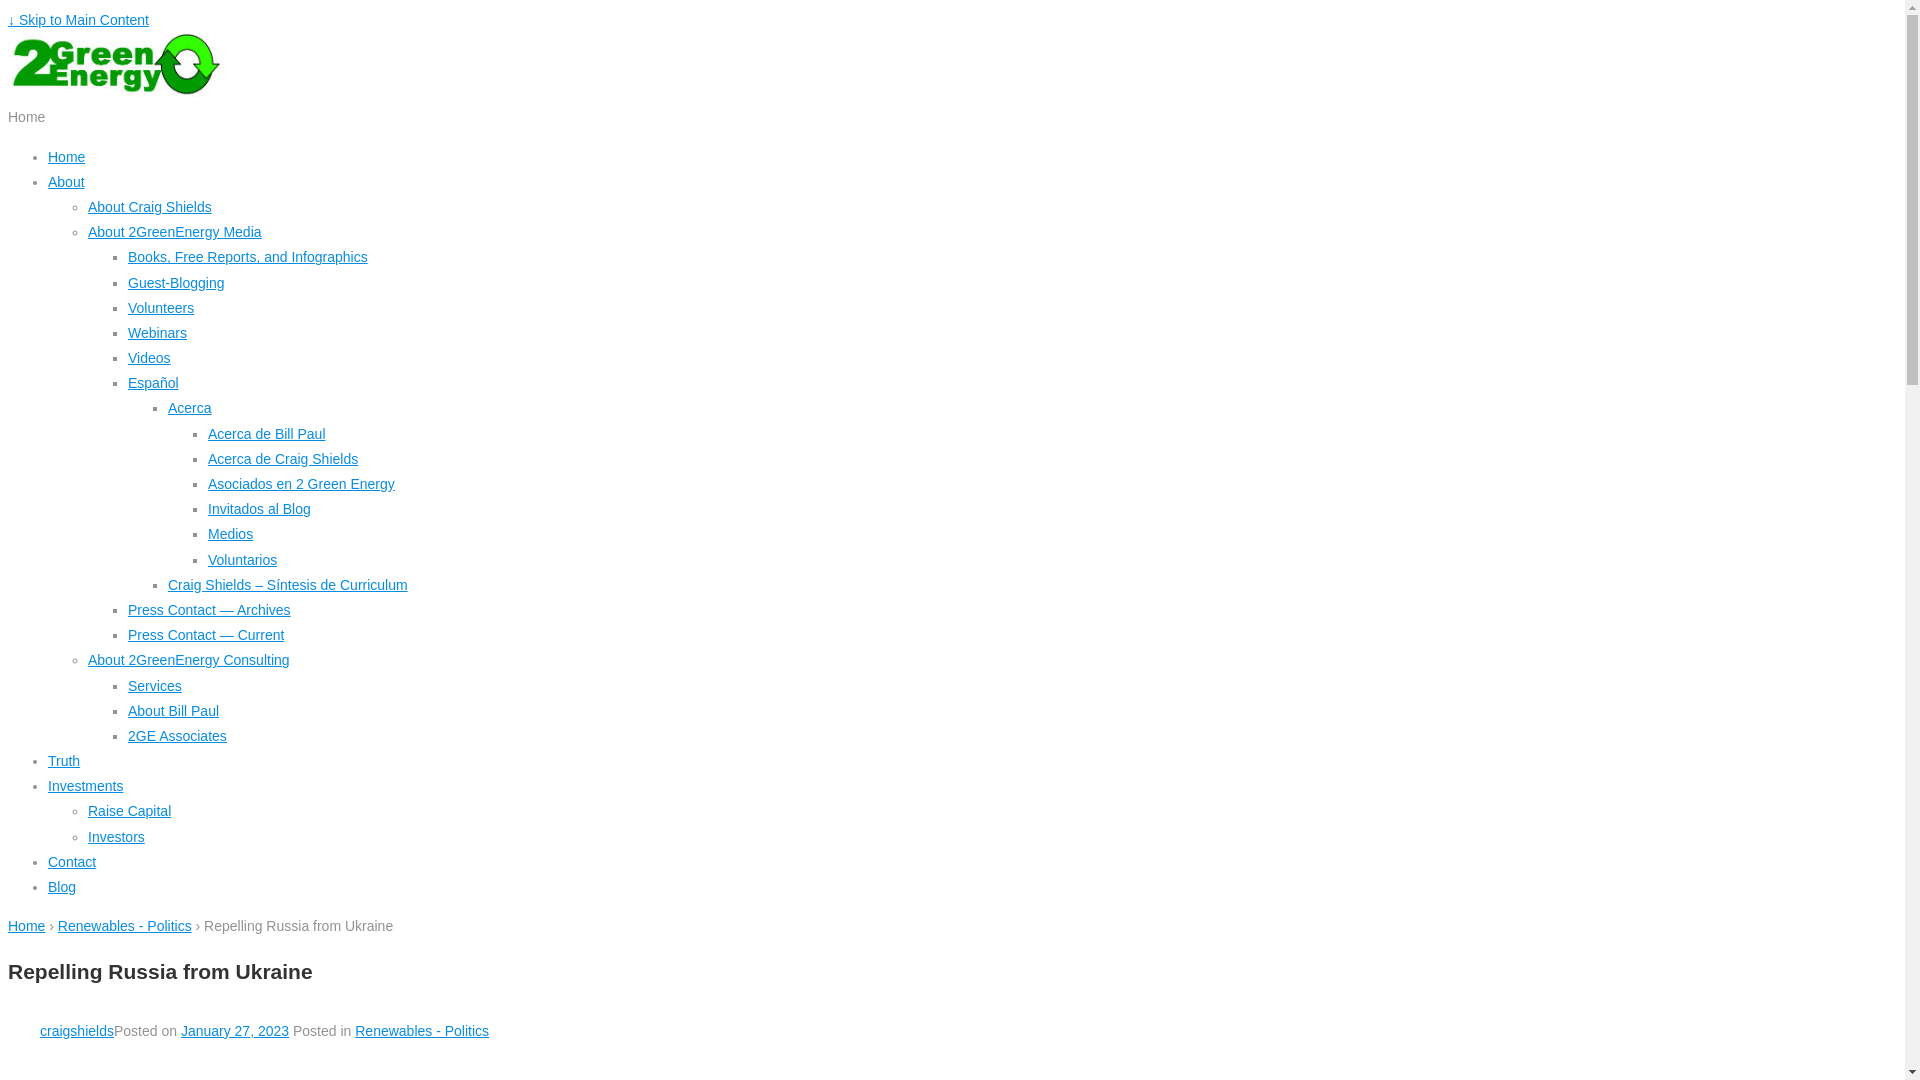  What do you see at coordinates (148, 357) in the screenshot?
I see `'Videos'` at bounding box center [148, 357].